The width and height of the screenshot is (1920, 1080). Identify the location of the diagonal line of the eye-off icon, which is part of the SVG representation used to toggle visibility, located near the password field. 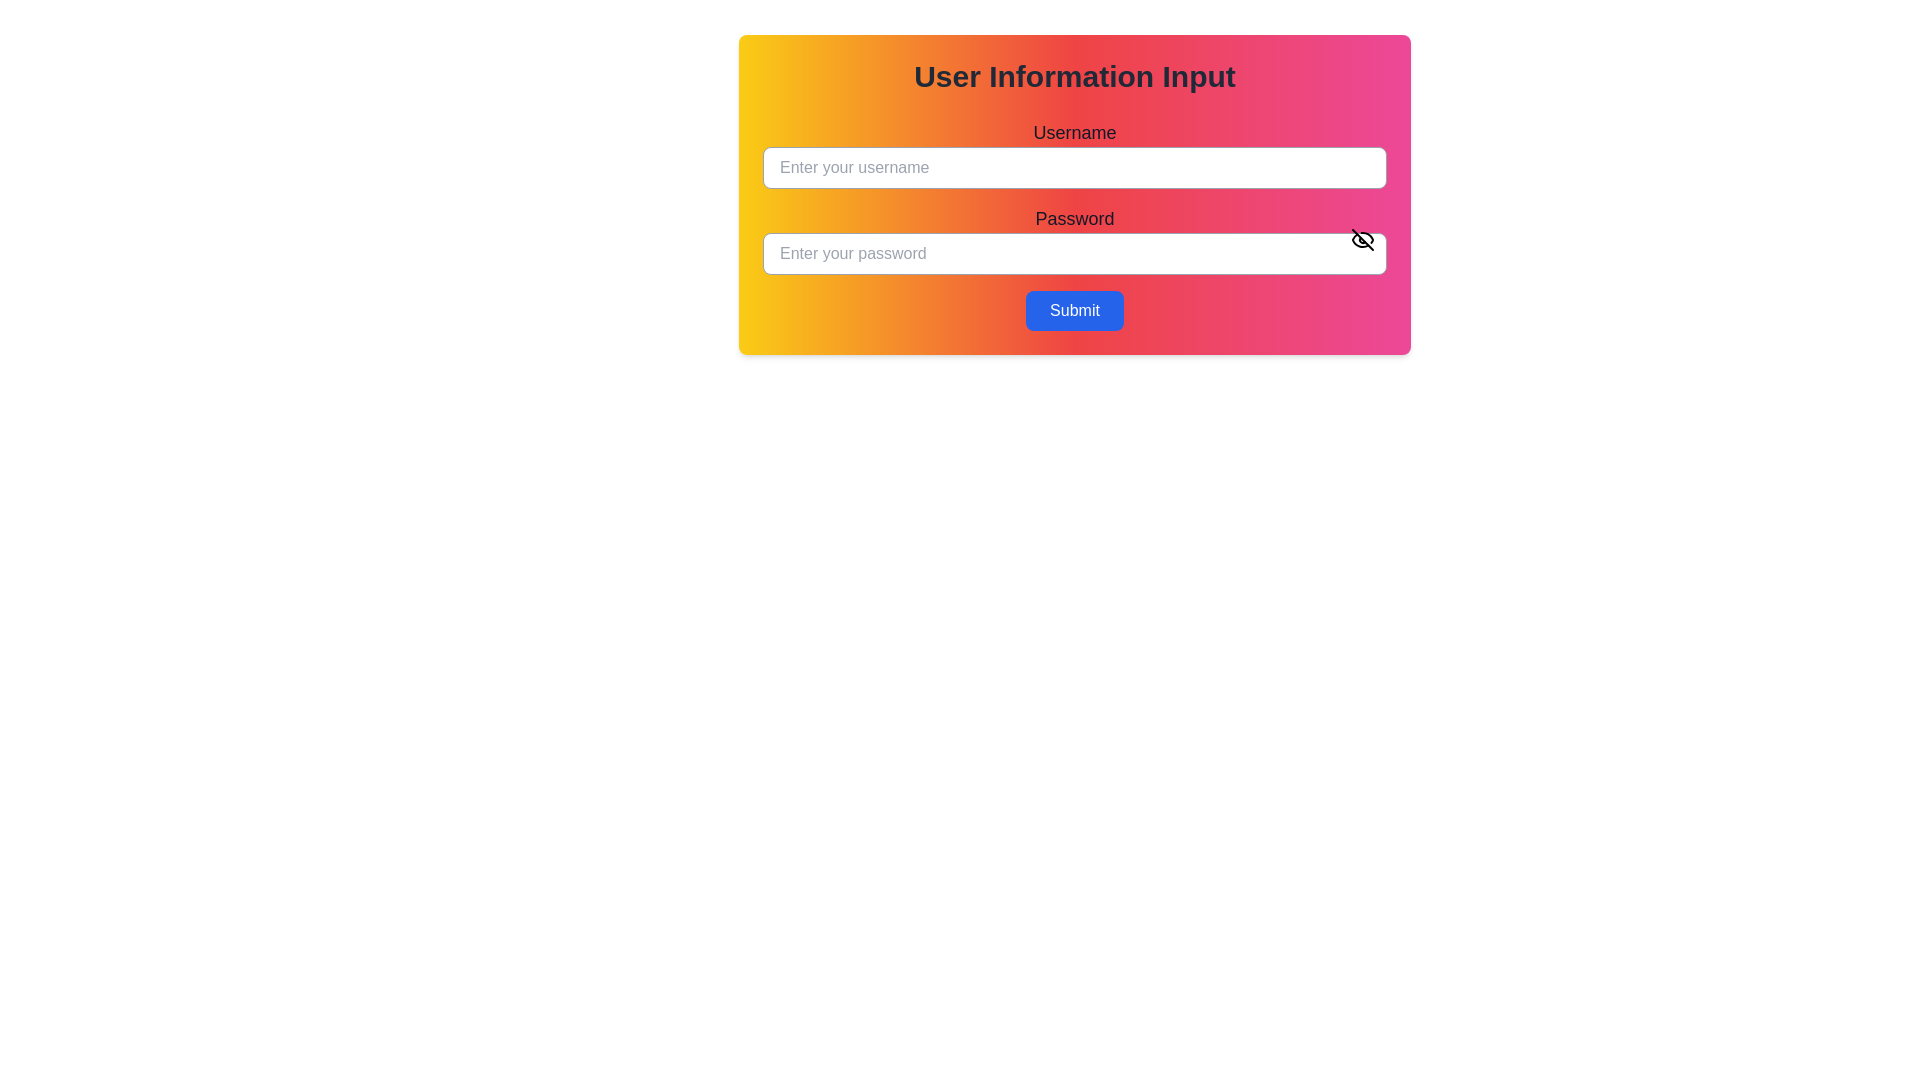
(1362, 238).